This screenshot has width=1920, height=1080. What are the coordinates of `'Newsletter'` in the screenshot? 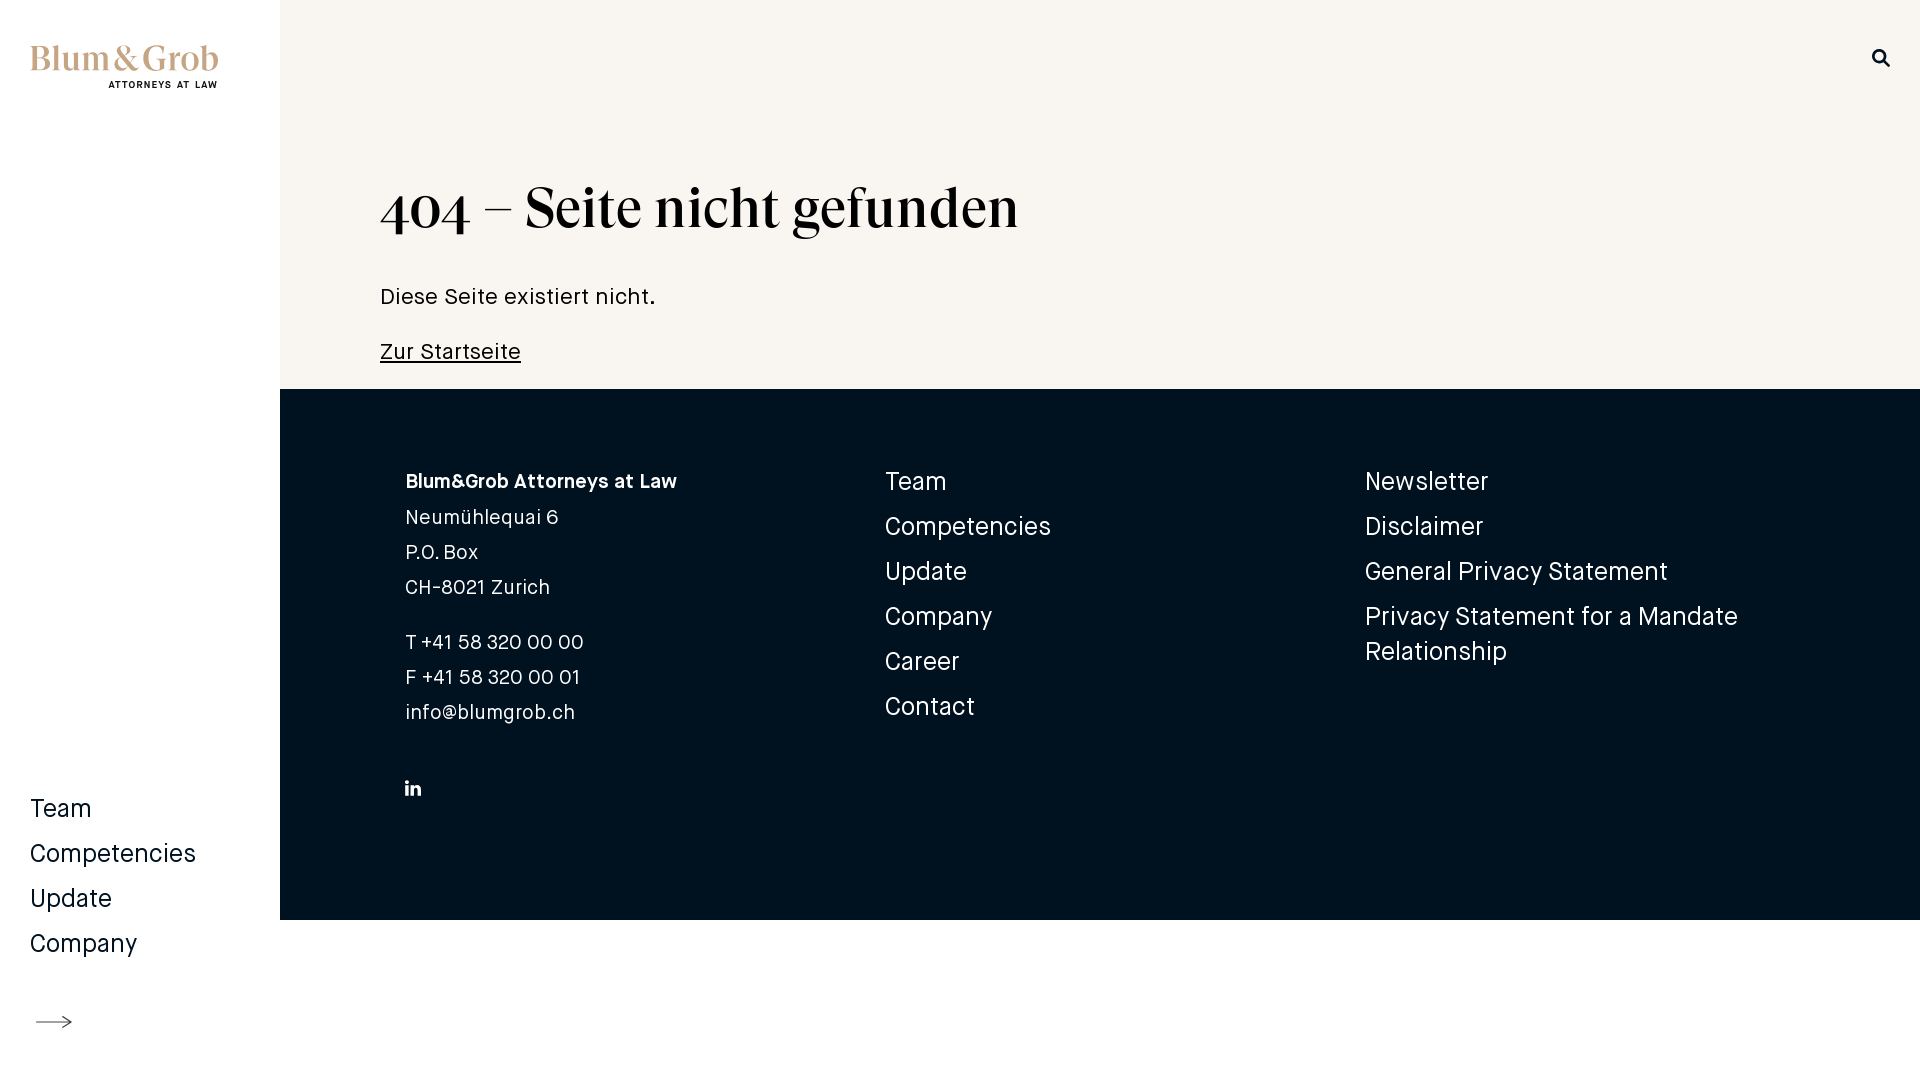 It's located at (1425, 483).